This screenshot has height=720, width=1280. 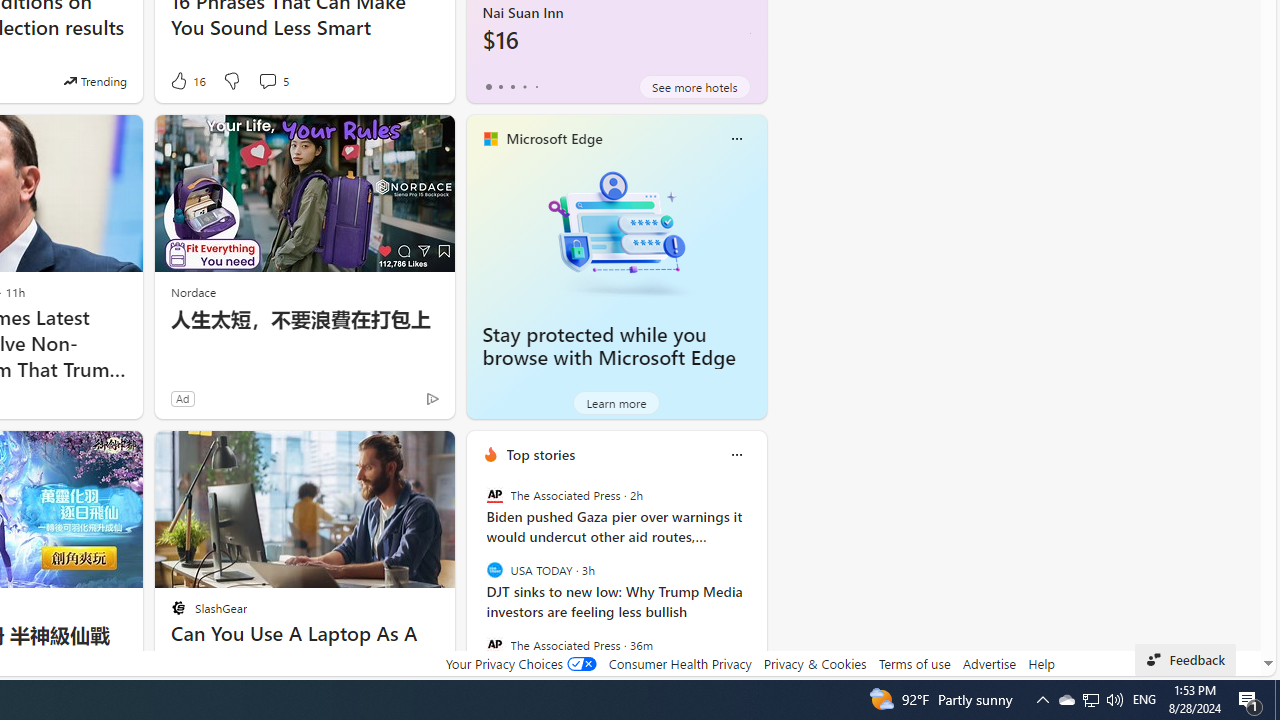 I want to click on 'tab-0', so click(x=488, y=86).